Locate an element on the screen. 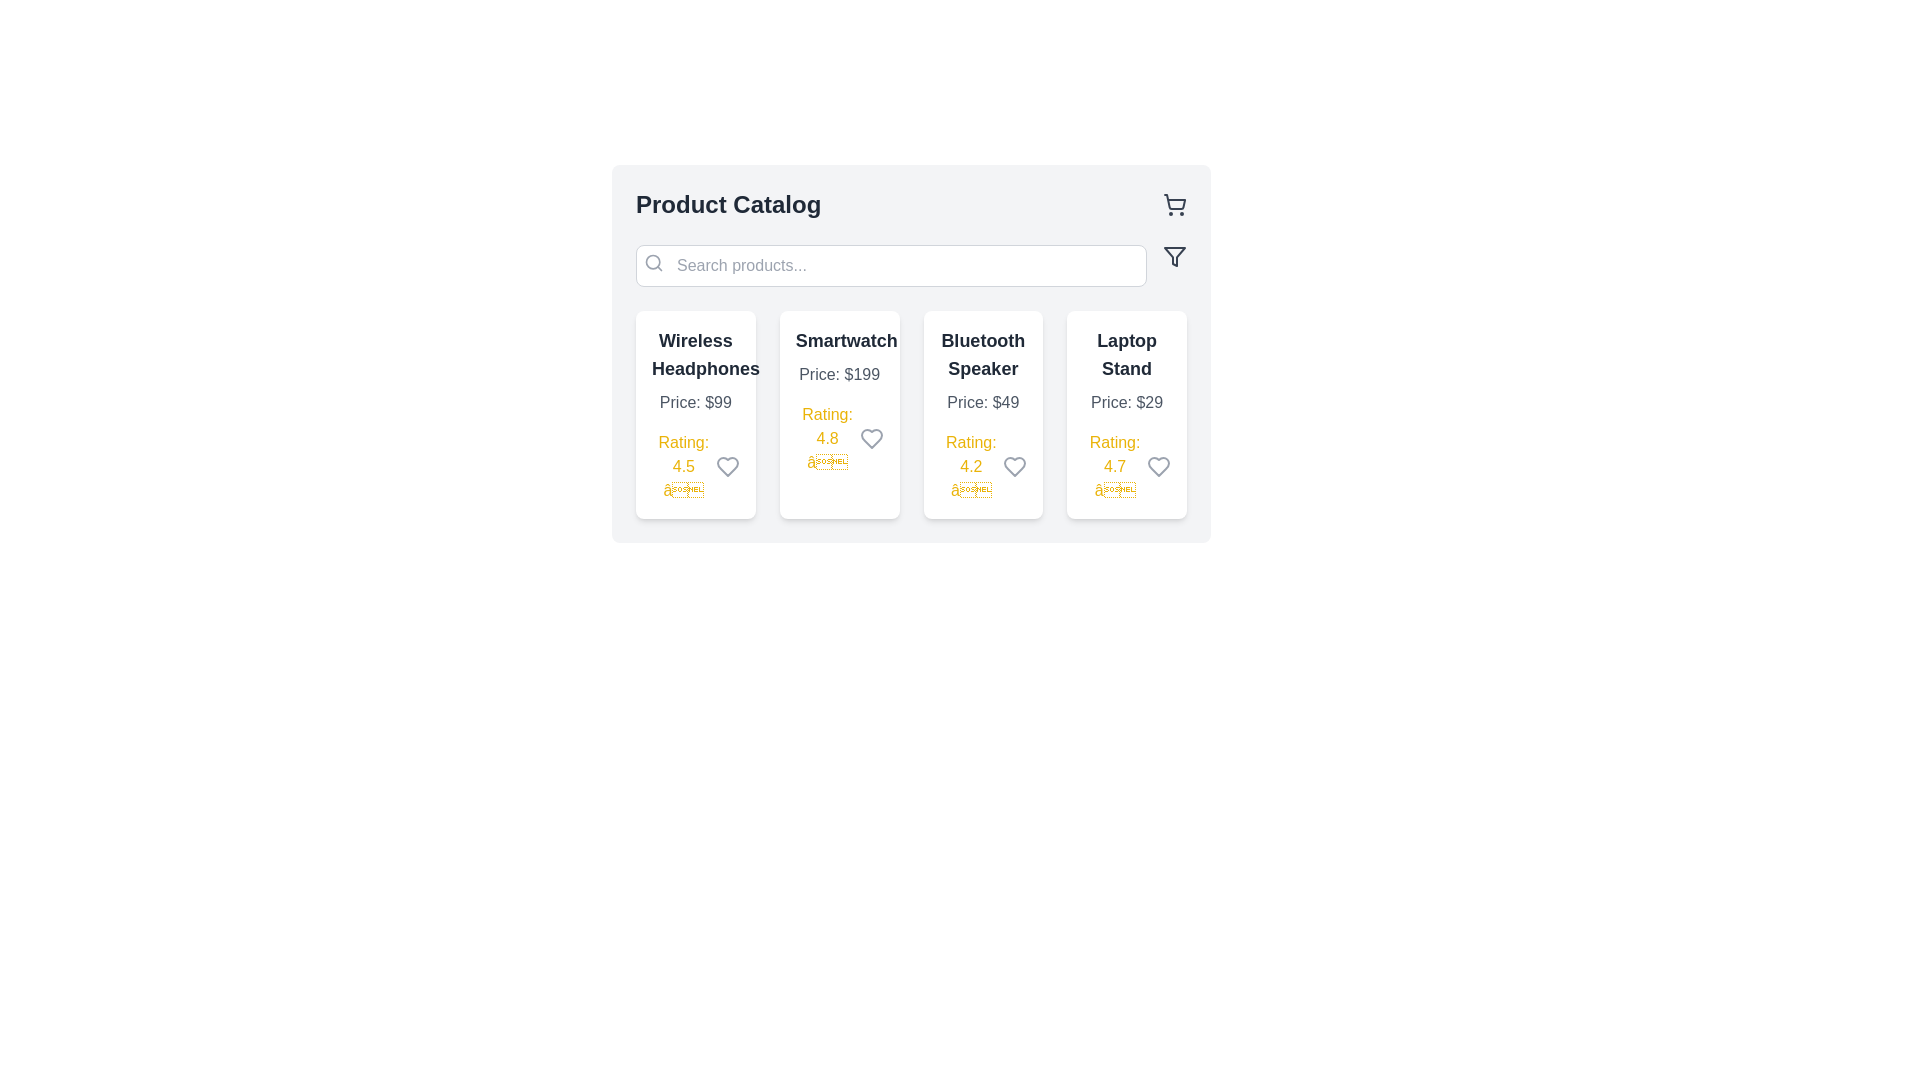  the favorite or like icon button for the 'Smartwatch' product is located at coordinates (871, 438).